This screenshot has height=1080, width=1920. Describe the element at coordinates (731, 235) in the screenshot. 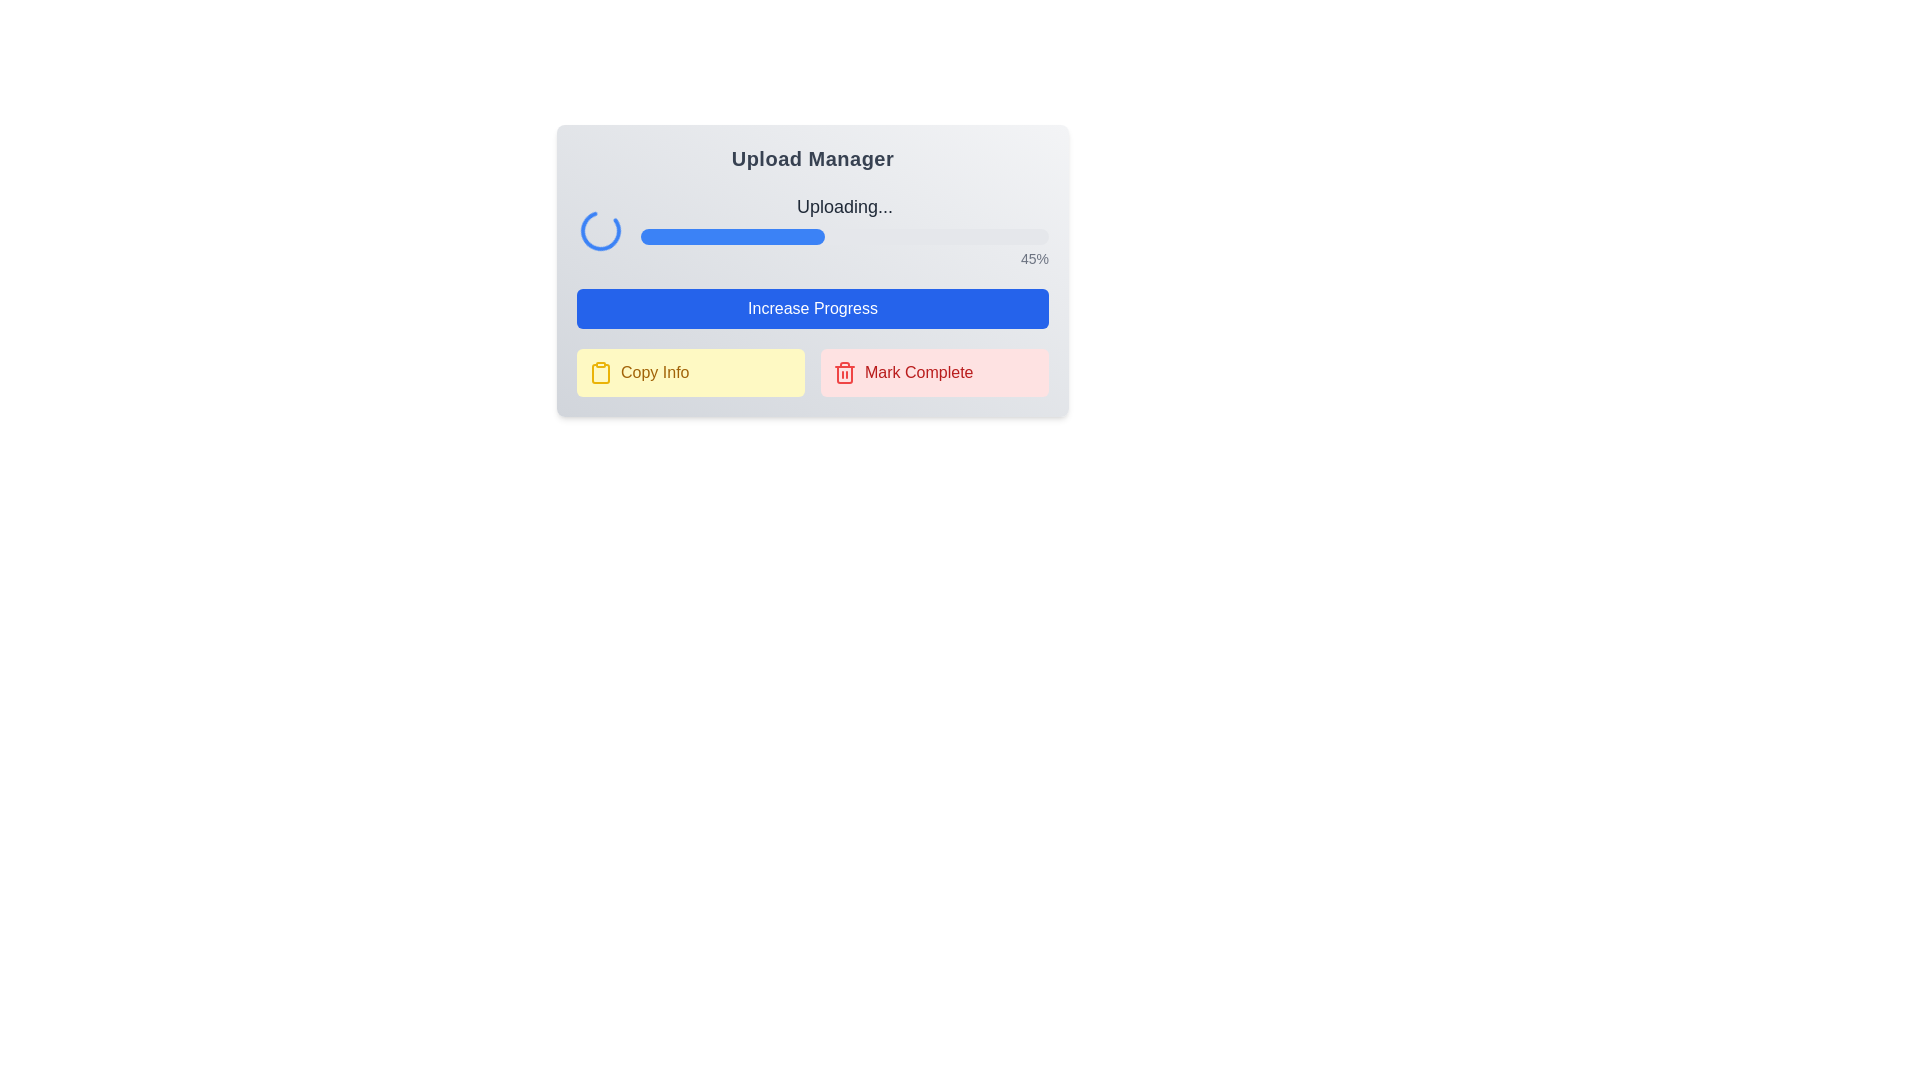

I see `the blue progress indicator in the 'Upload Manager' that shows 45% progress` at that location.